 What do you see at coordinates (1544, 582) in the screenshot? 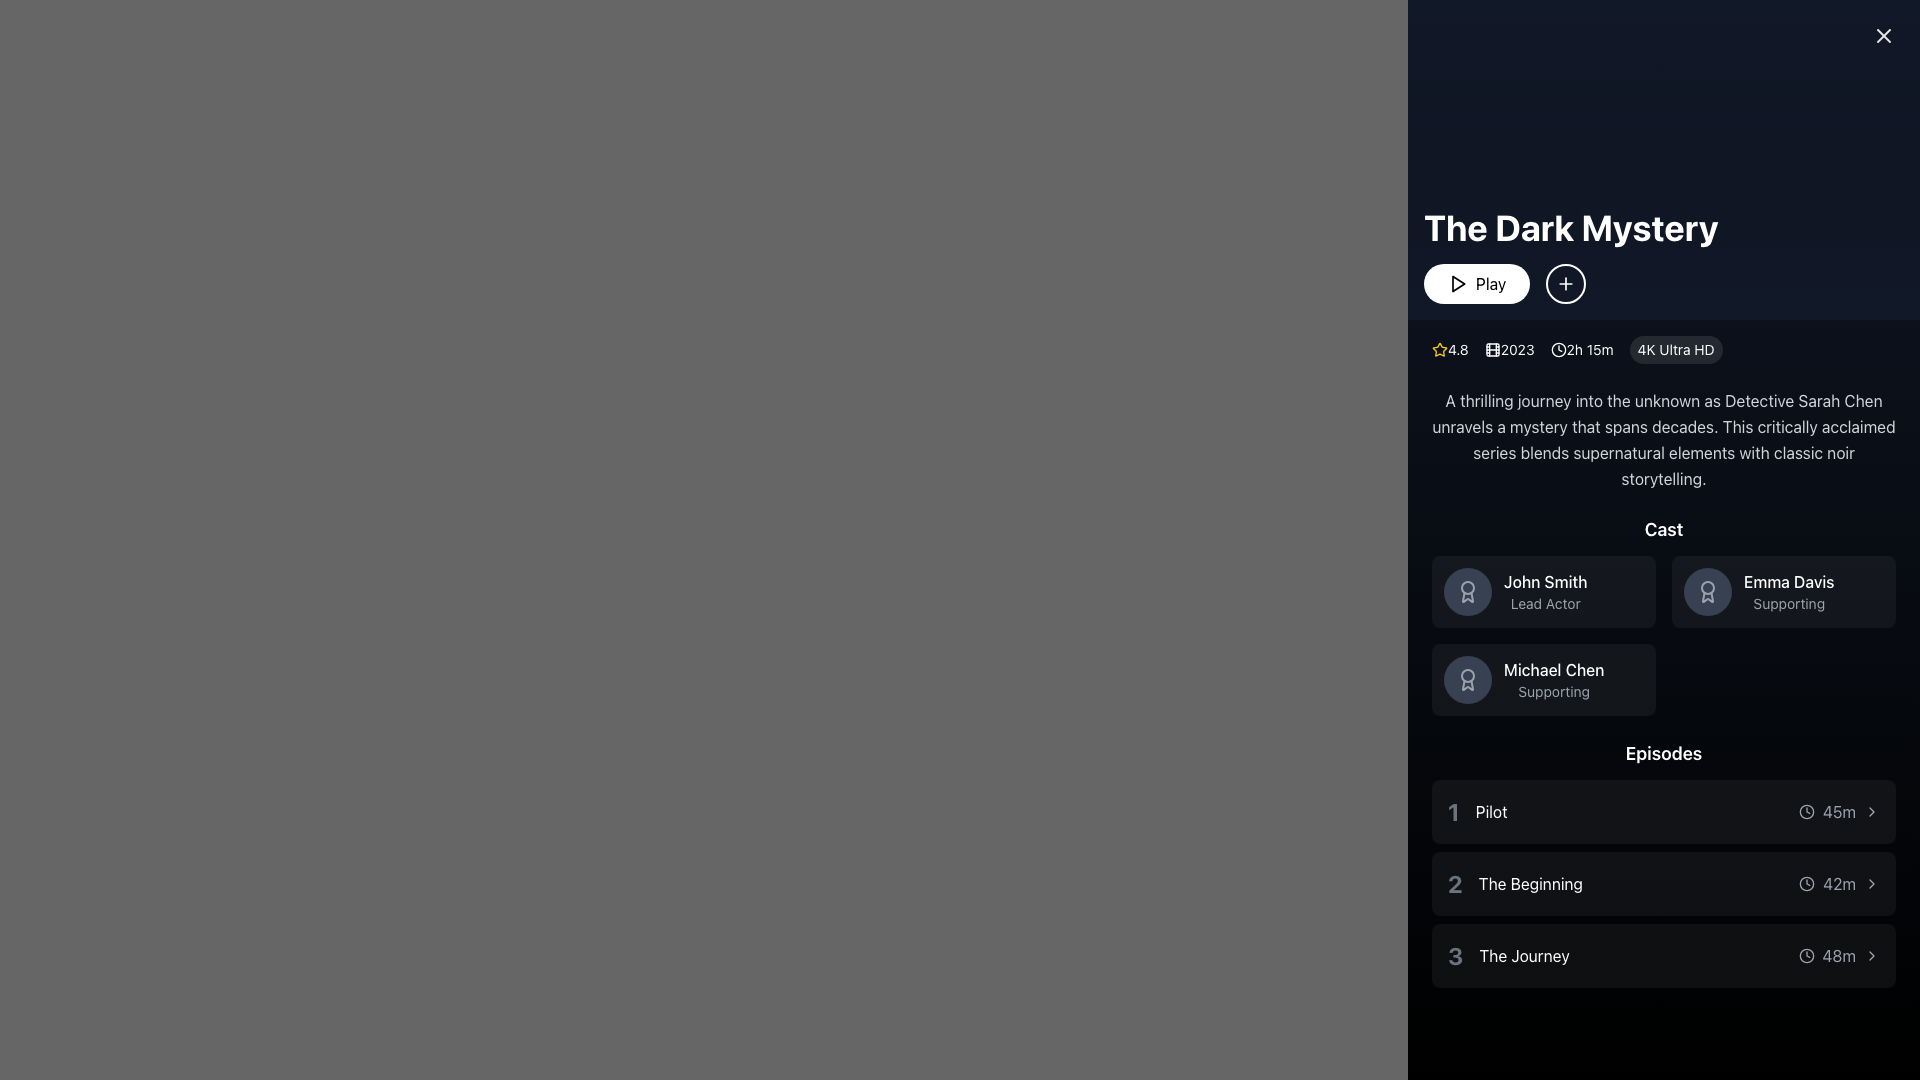
I see `text label 'John Smith' which is styled in bold, medium-sized font and is prominently displayed in the top-left block of the 'Cast' section, above the text 'Lead Actor'` at bounding box center [1544, 582].